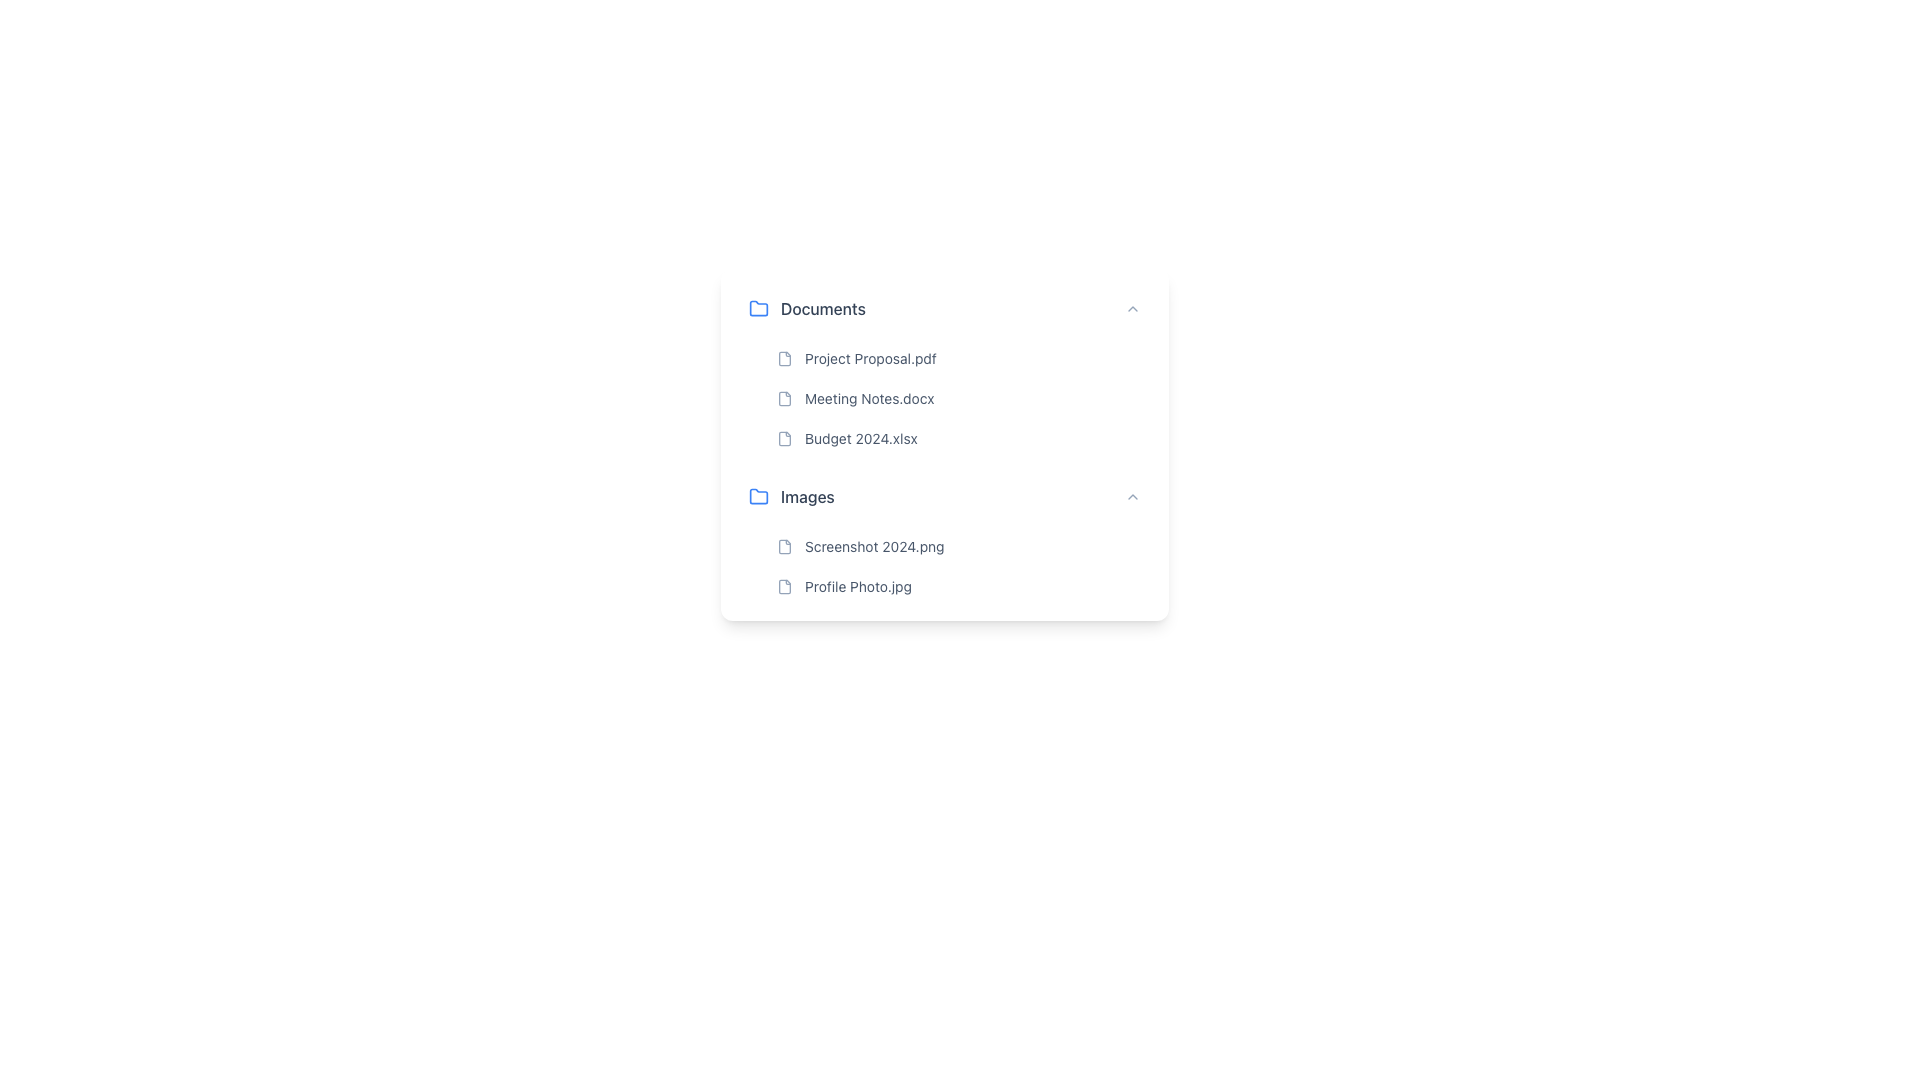  What do you see at coordinates (807, 308) in the screenshot?
I see `the 'Documents' label with folder icon, which is styled in blue and dark slate-gray` at bounding box center [807, 308].